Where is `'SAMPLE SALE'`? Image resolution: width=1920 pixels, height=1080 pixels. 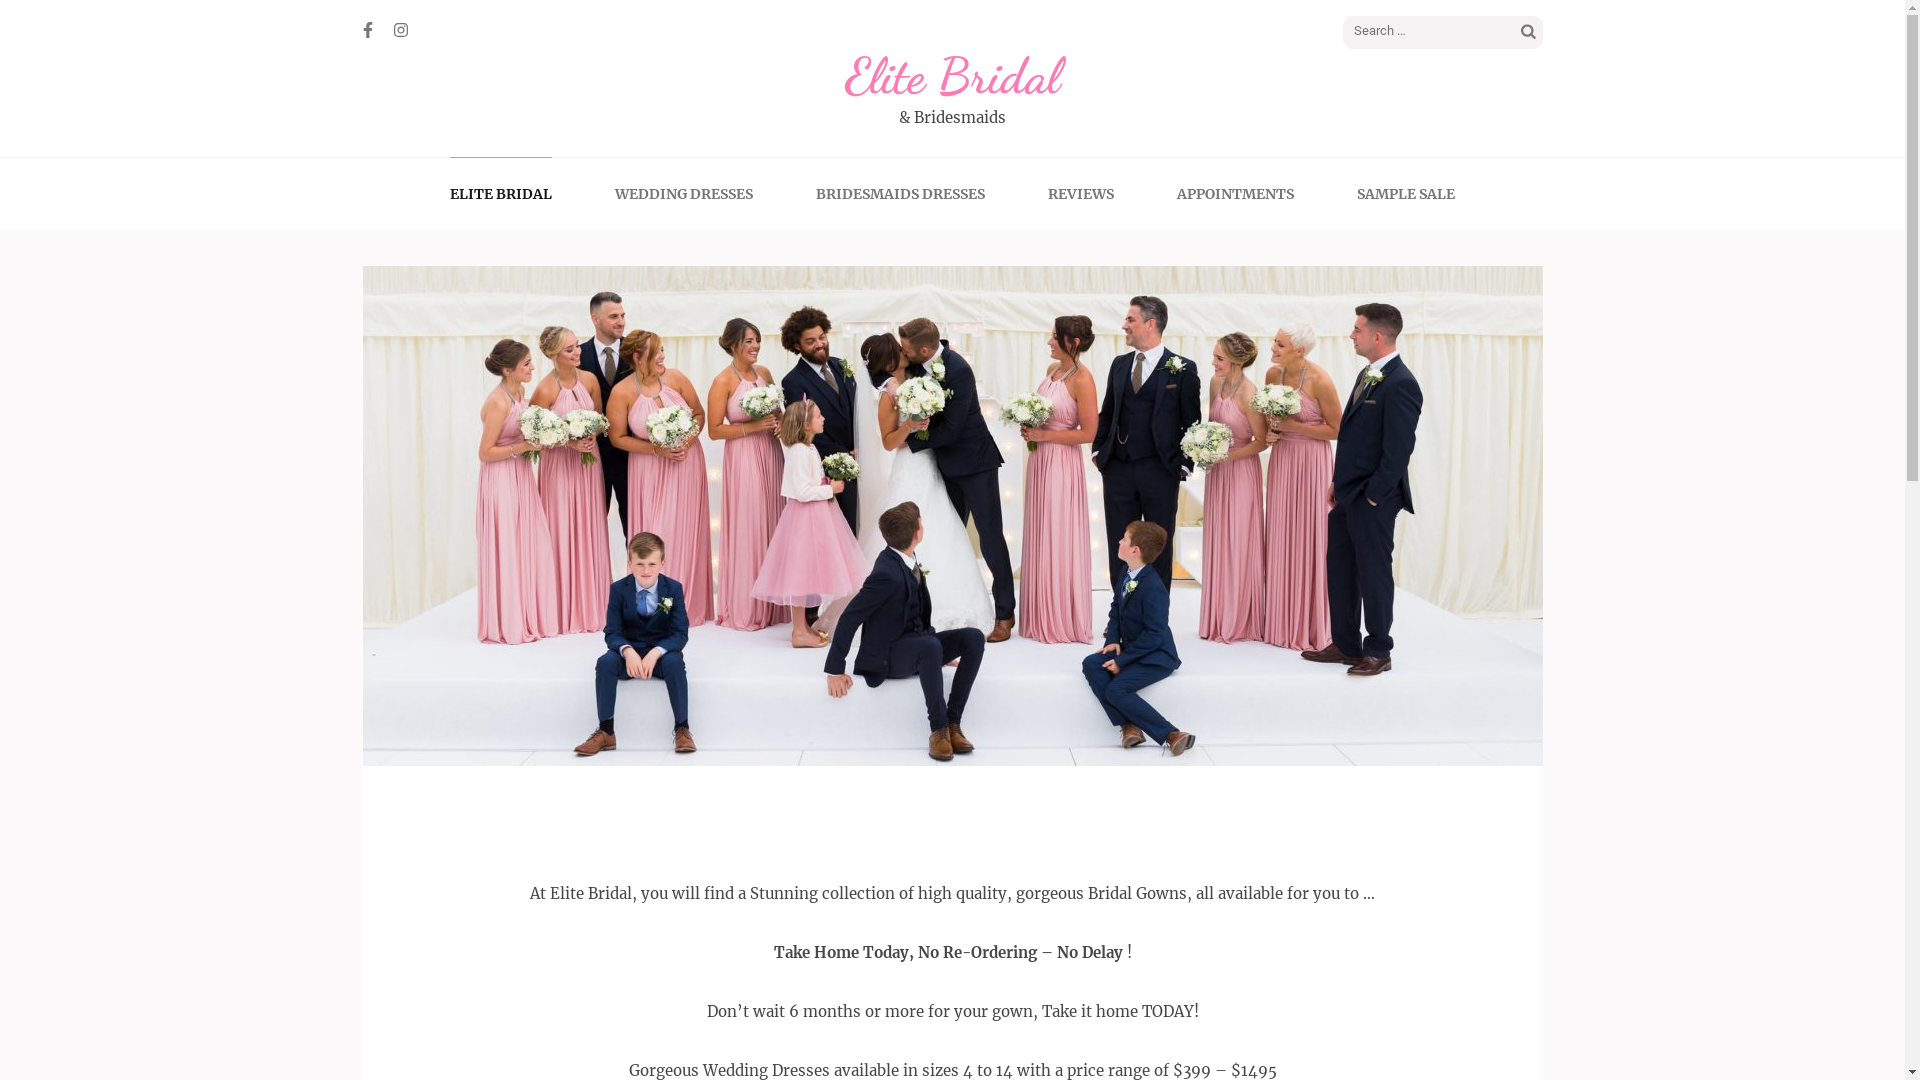 'SAMPLE SALE' is located at coordinates (1357, 193).